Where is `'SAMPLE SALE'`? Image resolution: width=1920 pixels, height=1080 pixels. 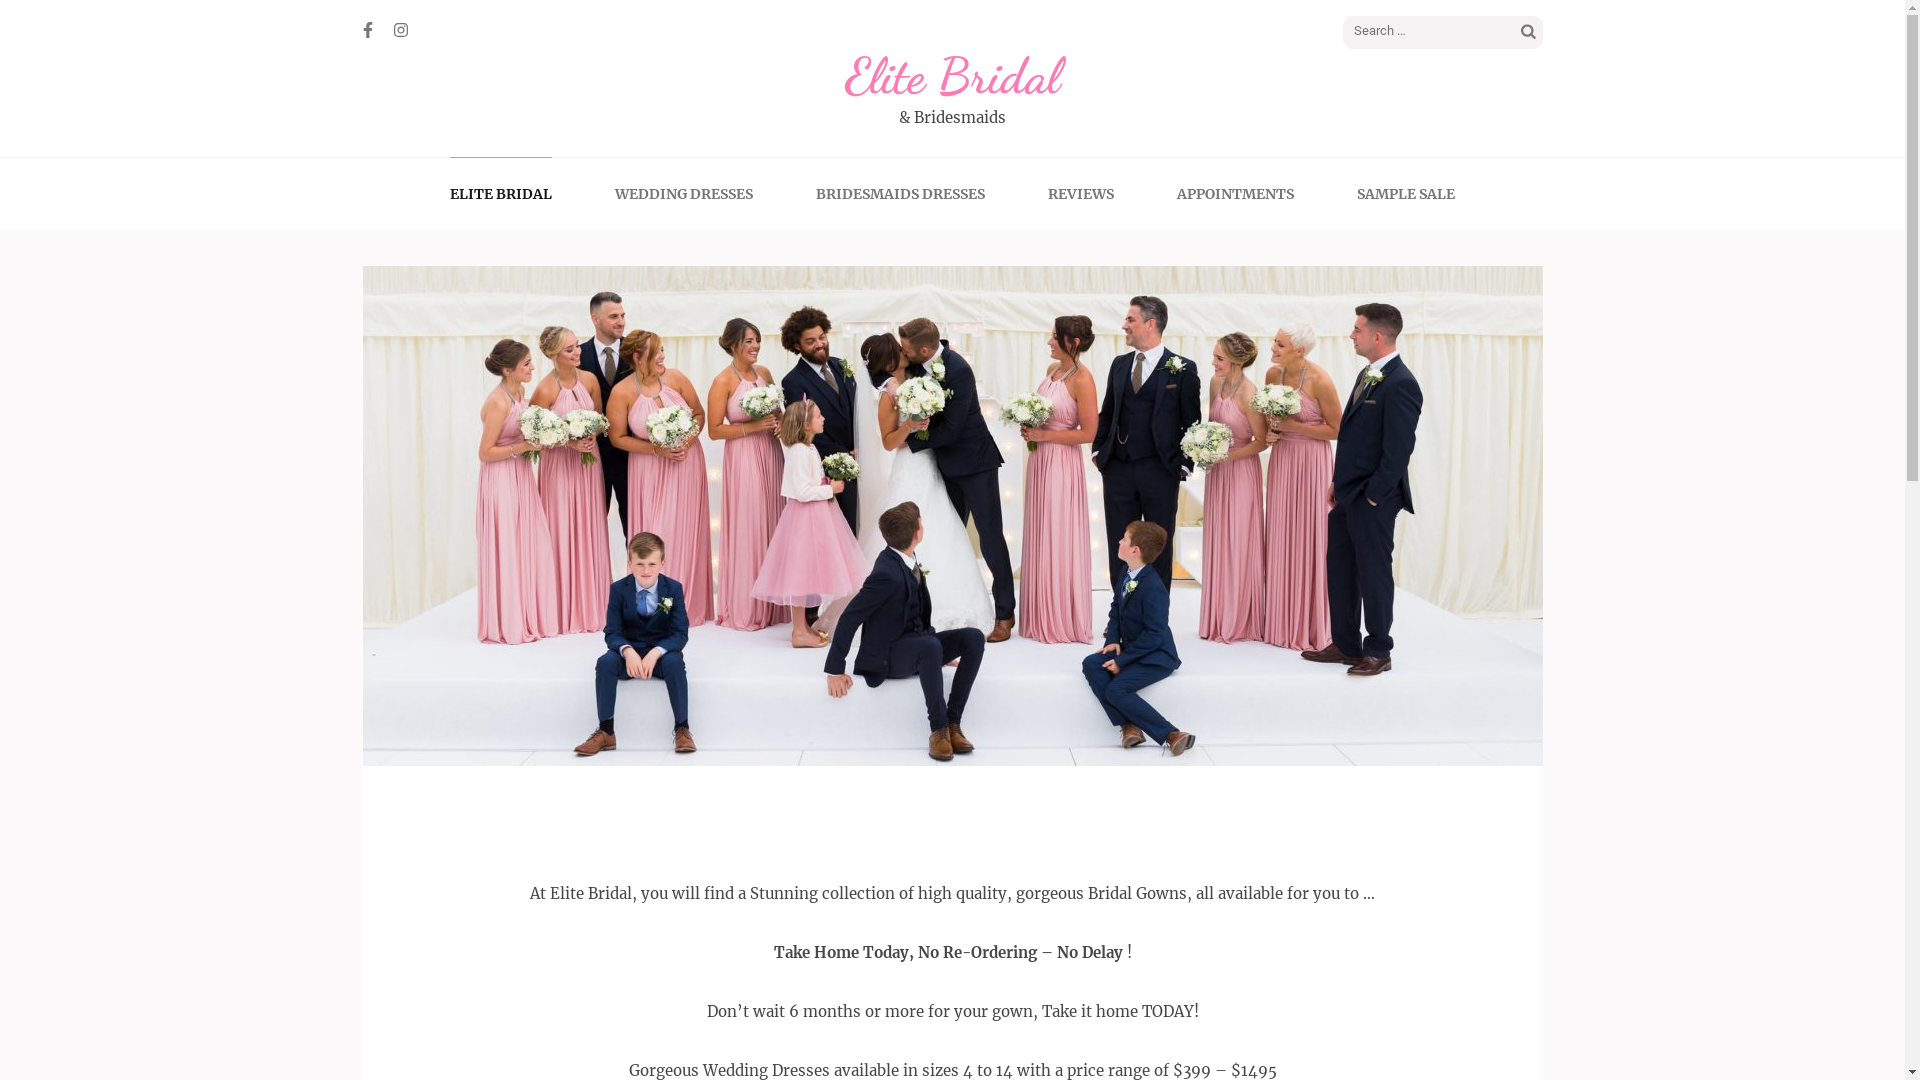 'SAMPLE SALE' is located at coordinates (1357, 193).